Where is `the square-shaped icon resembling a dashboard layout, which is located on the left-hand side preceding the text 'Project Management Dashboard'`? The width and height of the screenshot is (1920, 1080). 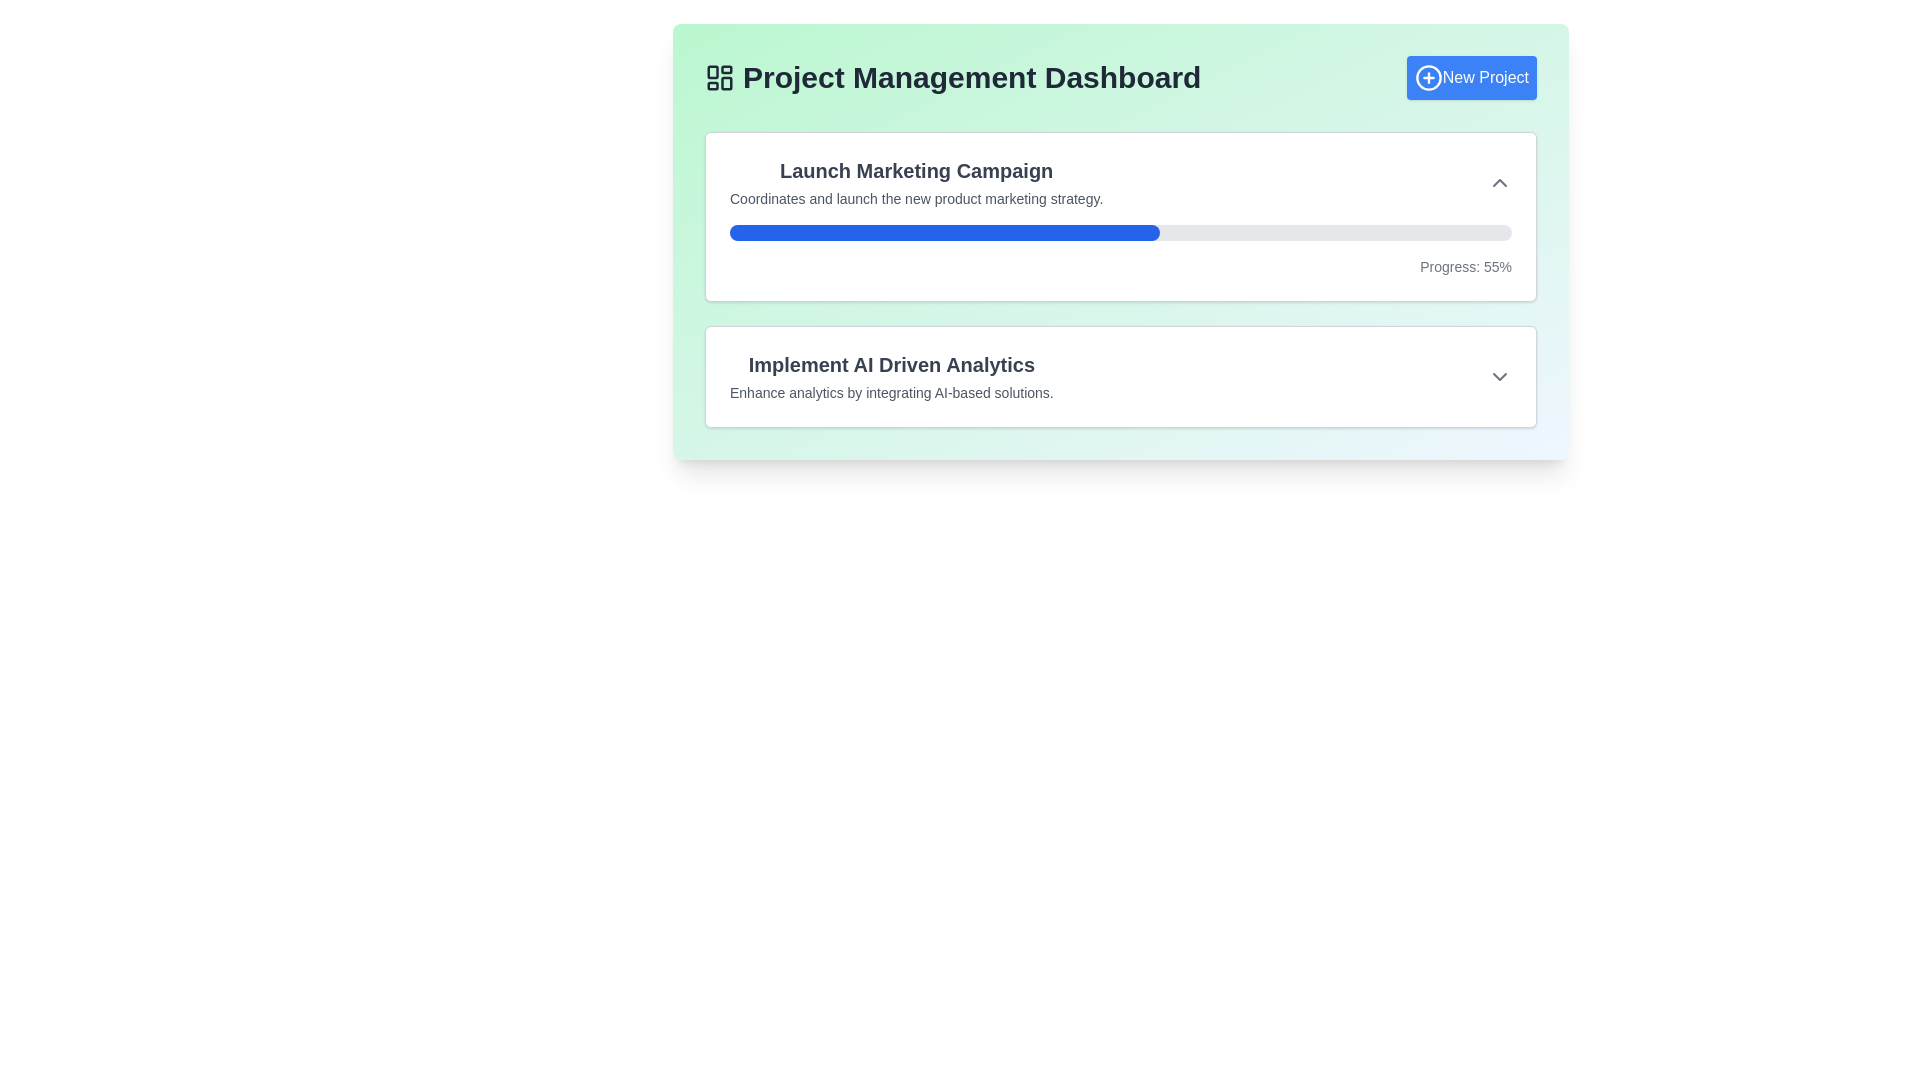 the square-shaped icon resembling a dashboard layout, which is located on the left-hand side preceding the text 'Project Management Dashboard' is located at coordinates (720, 76).